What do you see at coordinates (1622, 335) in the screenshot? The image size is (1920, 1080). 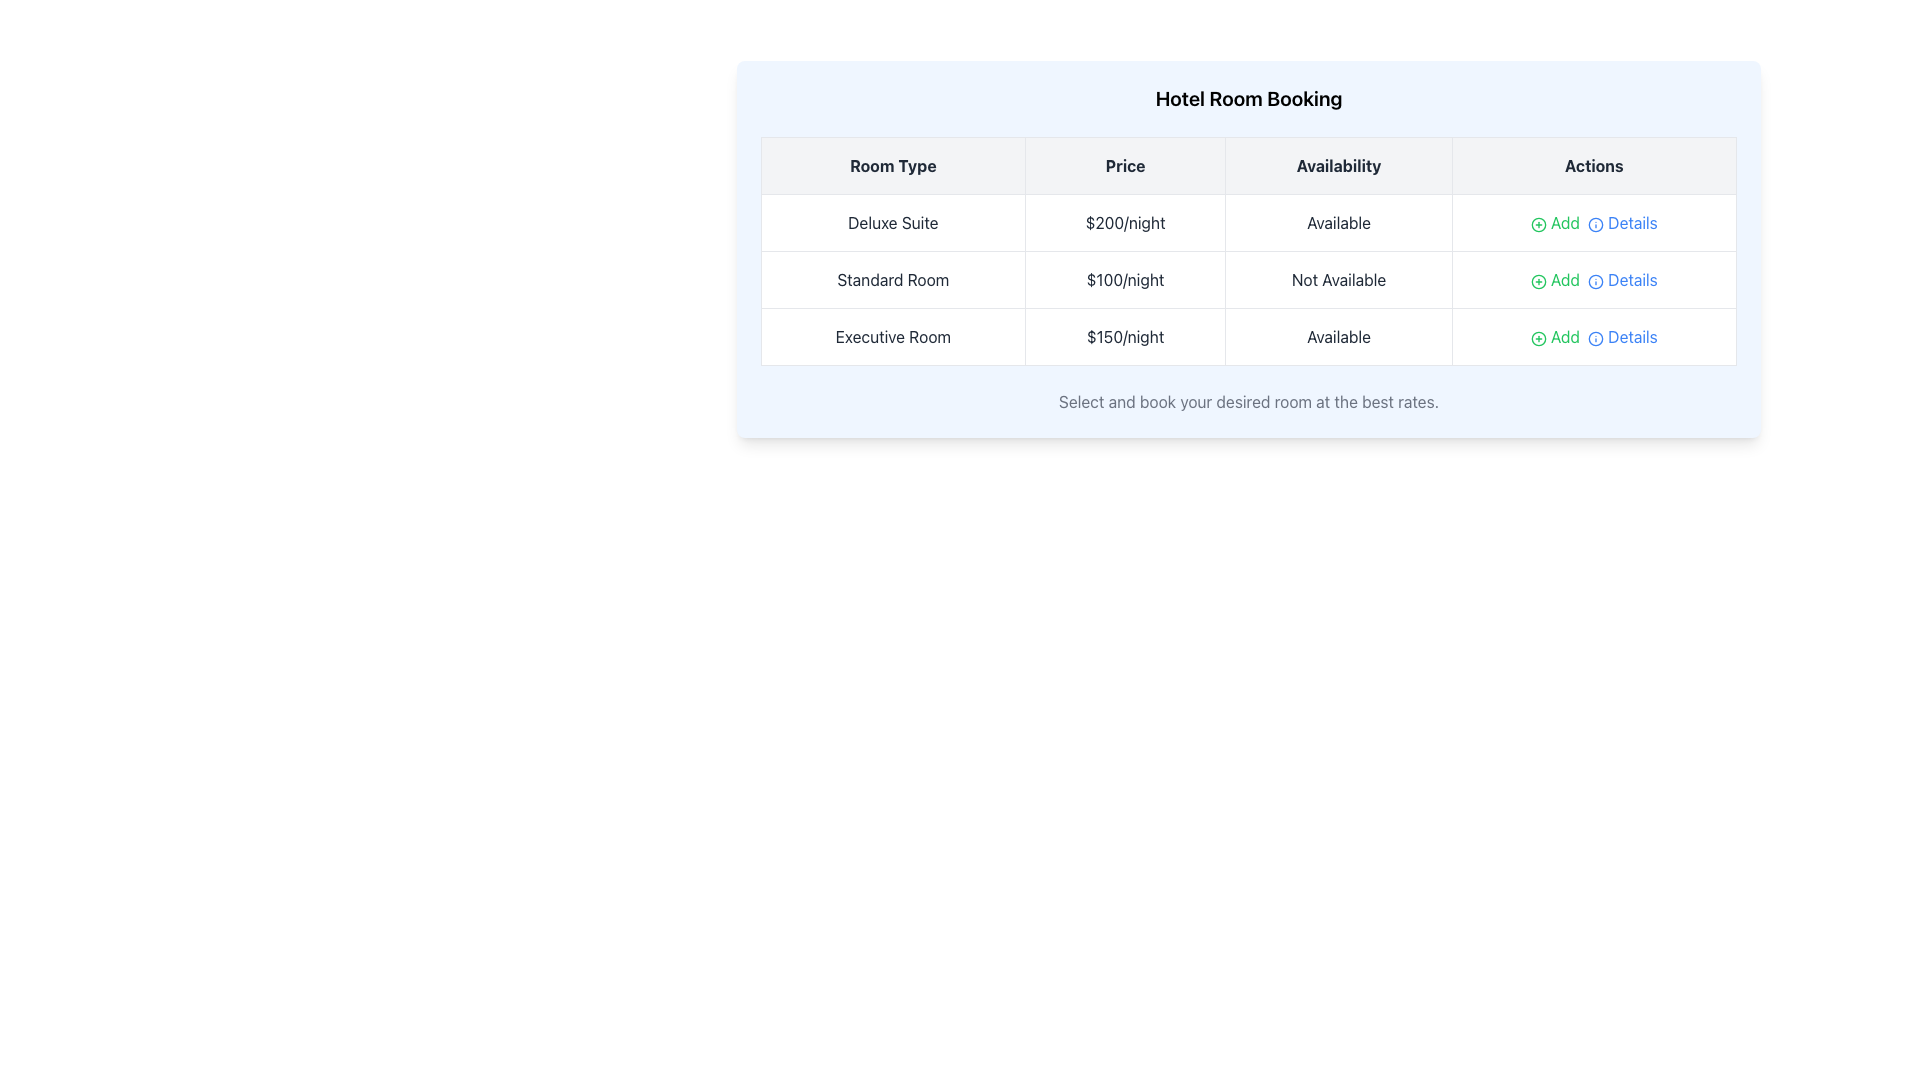 I see `the last 'Details' button in the 'Actions' column of the table` at bounding box center [1622, 335].